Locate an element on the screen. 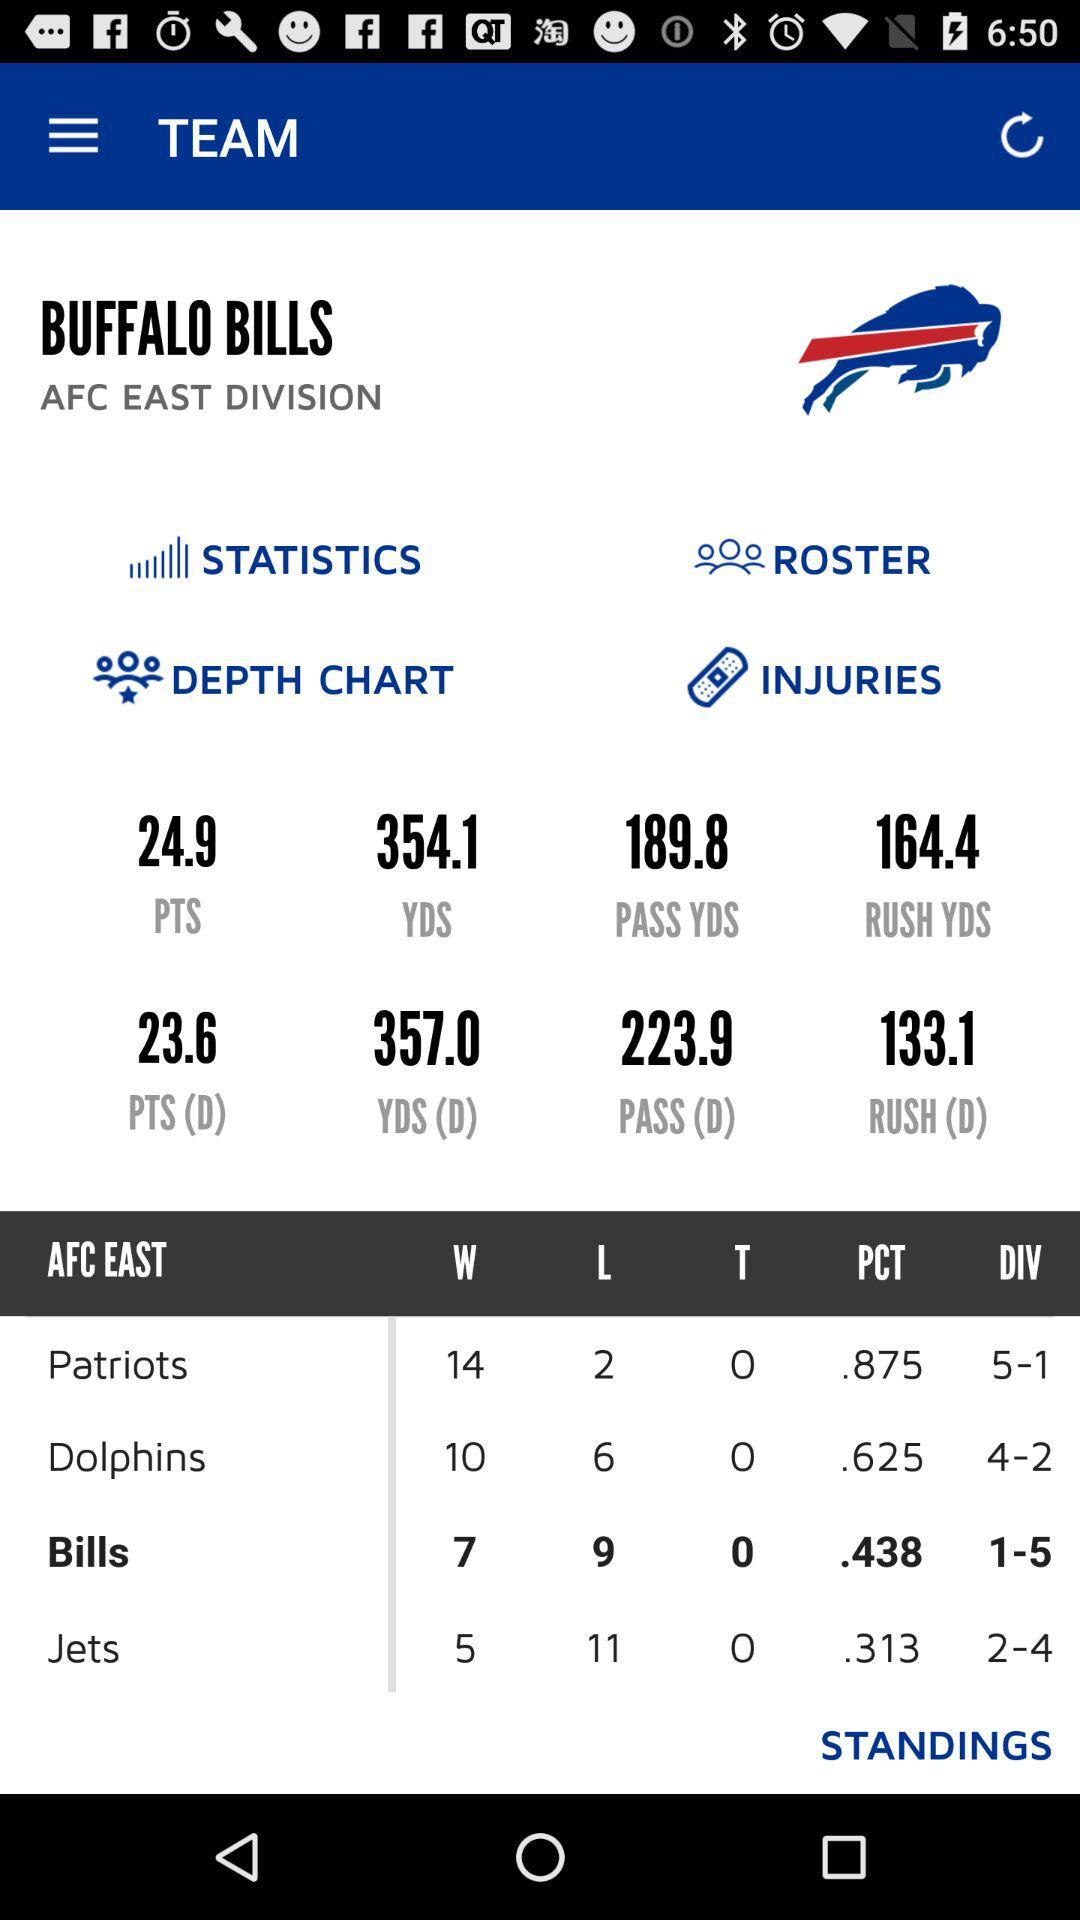  the div item is located at coordinates (1002, 1262).